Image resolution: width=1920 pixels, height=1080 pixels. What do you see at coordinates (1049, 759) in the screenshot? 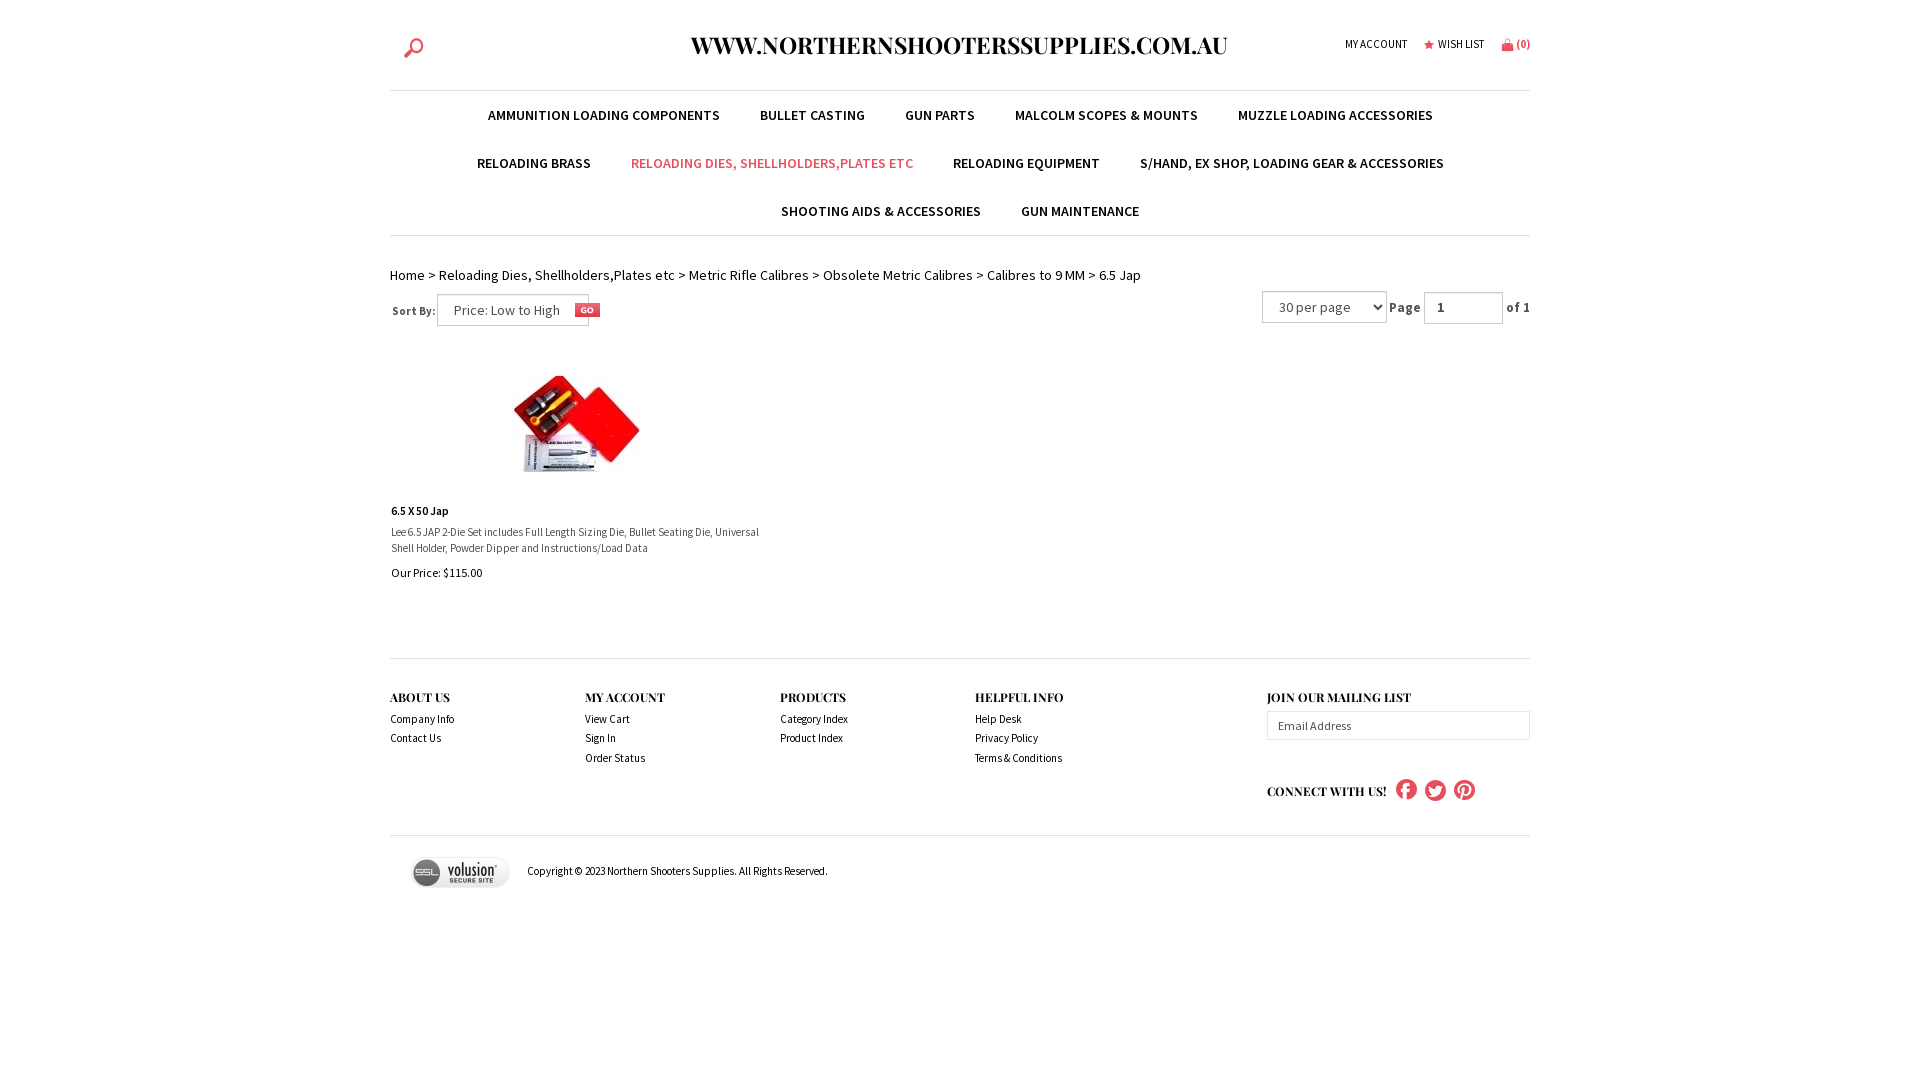
I see `'Terms & Conditions'` at bounding box center [1049, 759].